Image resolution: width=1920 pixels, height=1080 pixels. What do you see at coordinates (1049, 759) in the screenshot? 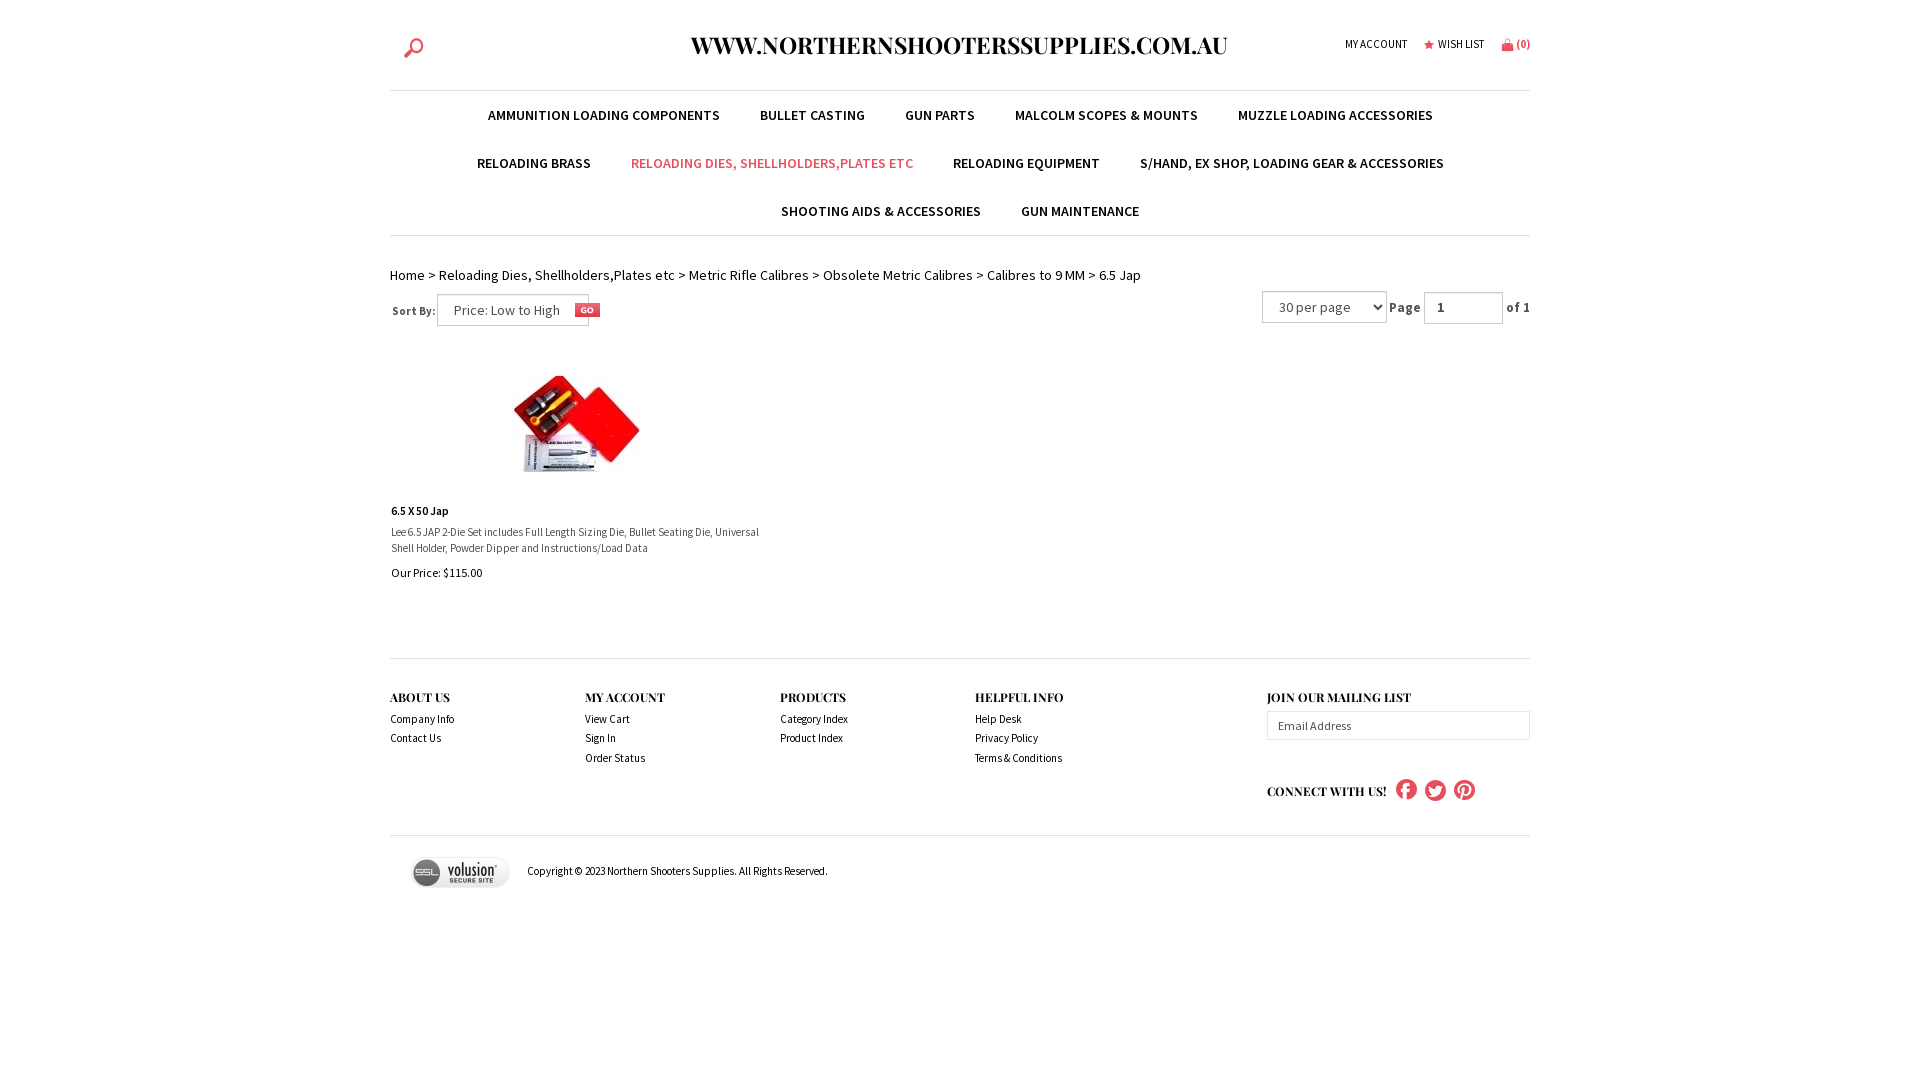
I see `'Terms & Conditions'` at bounding box center [1049, 759].